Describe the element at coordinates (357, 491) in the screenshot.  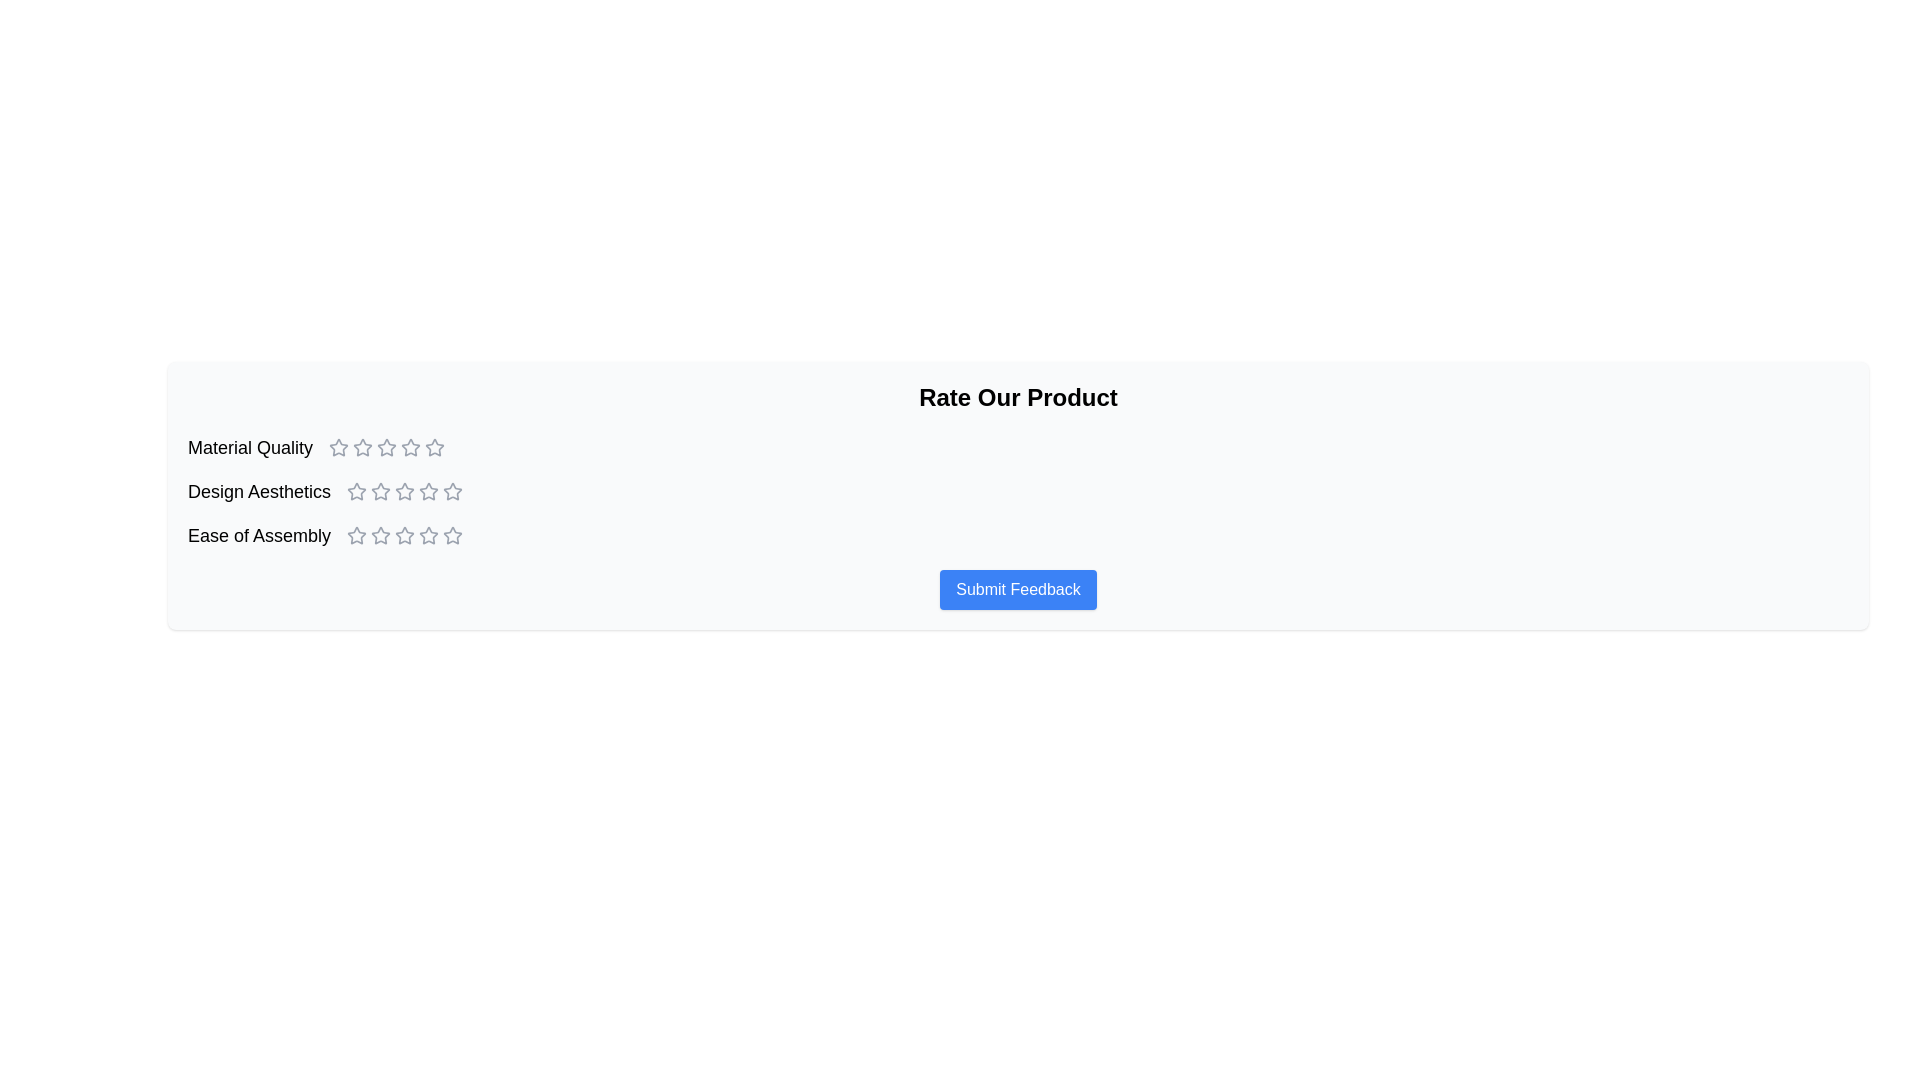
I see `the second star icon in the rating series next to the label 'Design Aesthetics'` at that location.